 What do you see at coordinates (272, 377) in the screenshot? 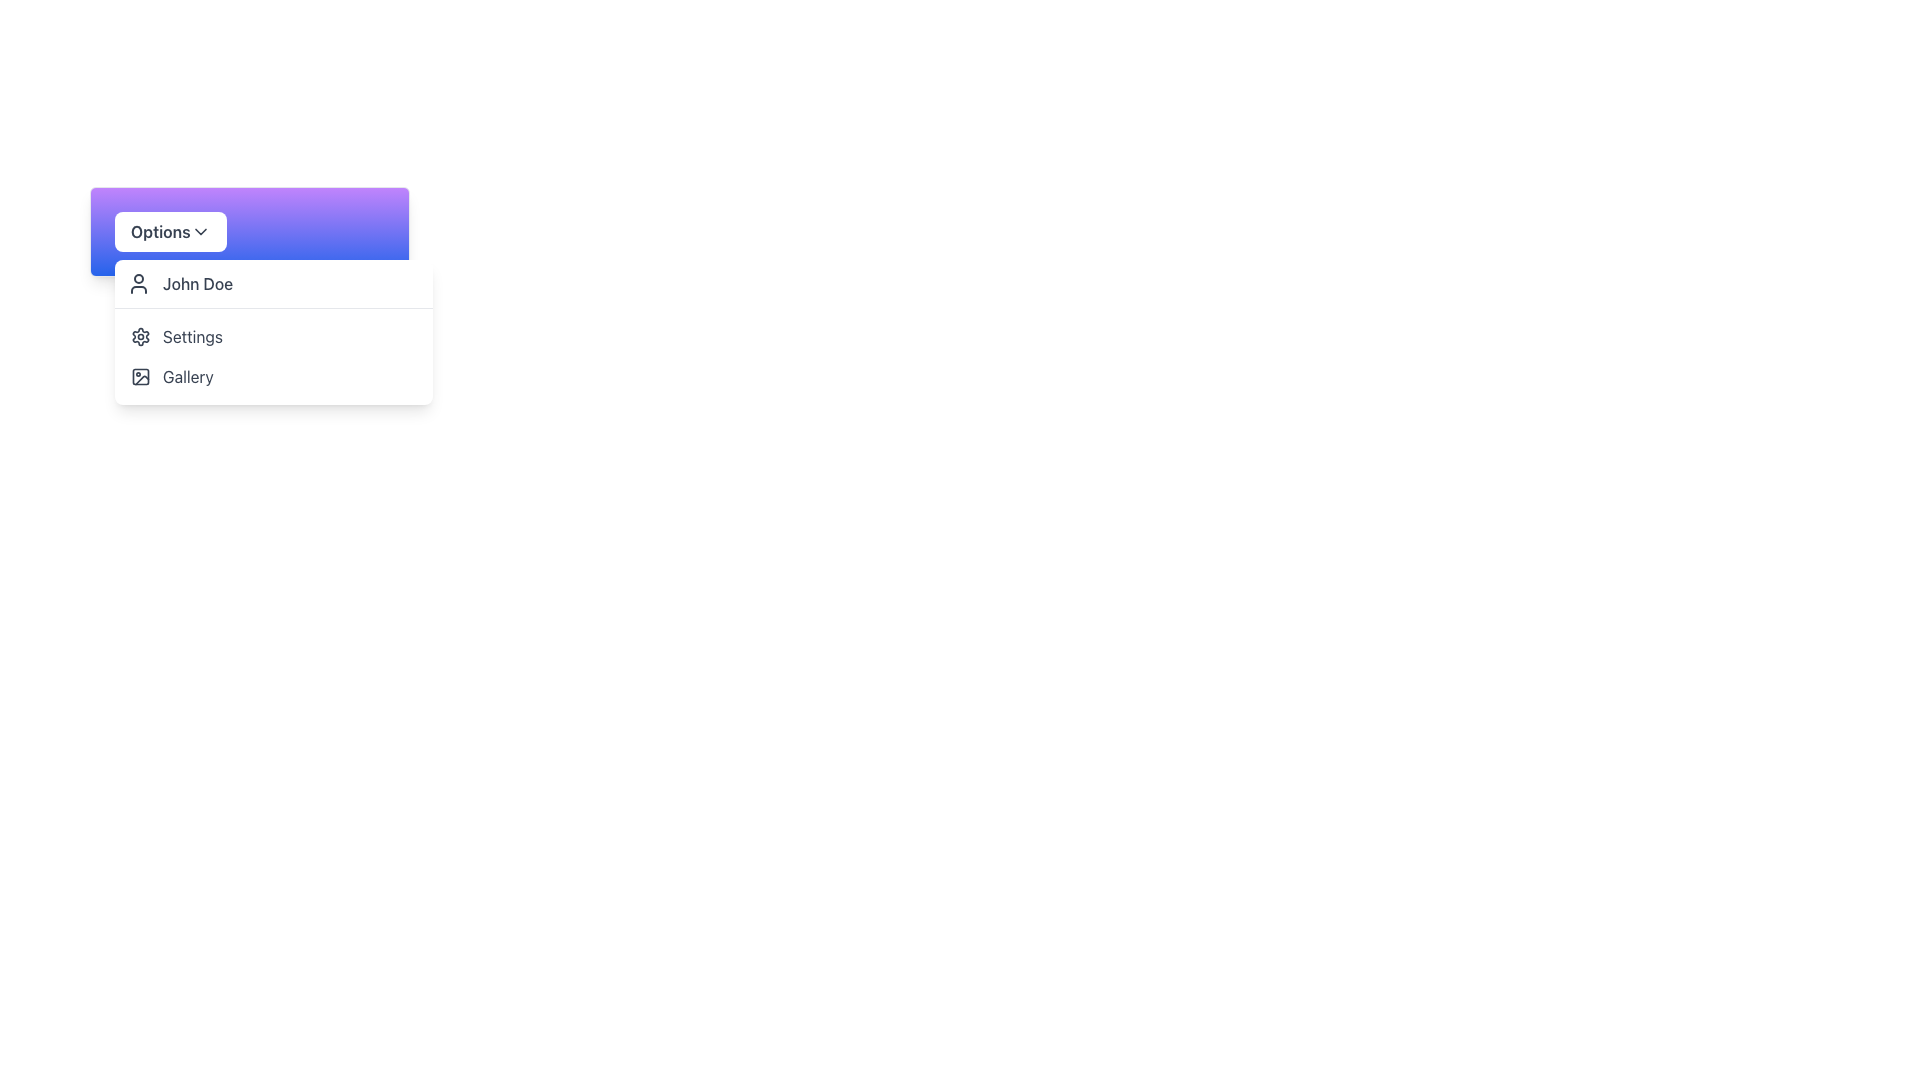
I see `the second button in the dropdown menu` at bounding box center [272, 377].